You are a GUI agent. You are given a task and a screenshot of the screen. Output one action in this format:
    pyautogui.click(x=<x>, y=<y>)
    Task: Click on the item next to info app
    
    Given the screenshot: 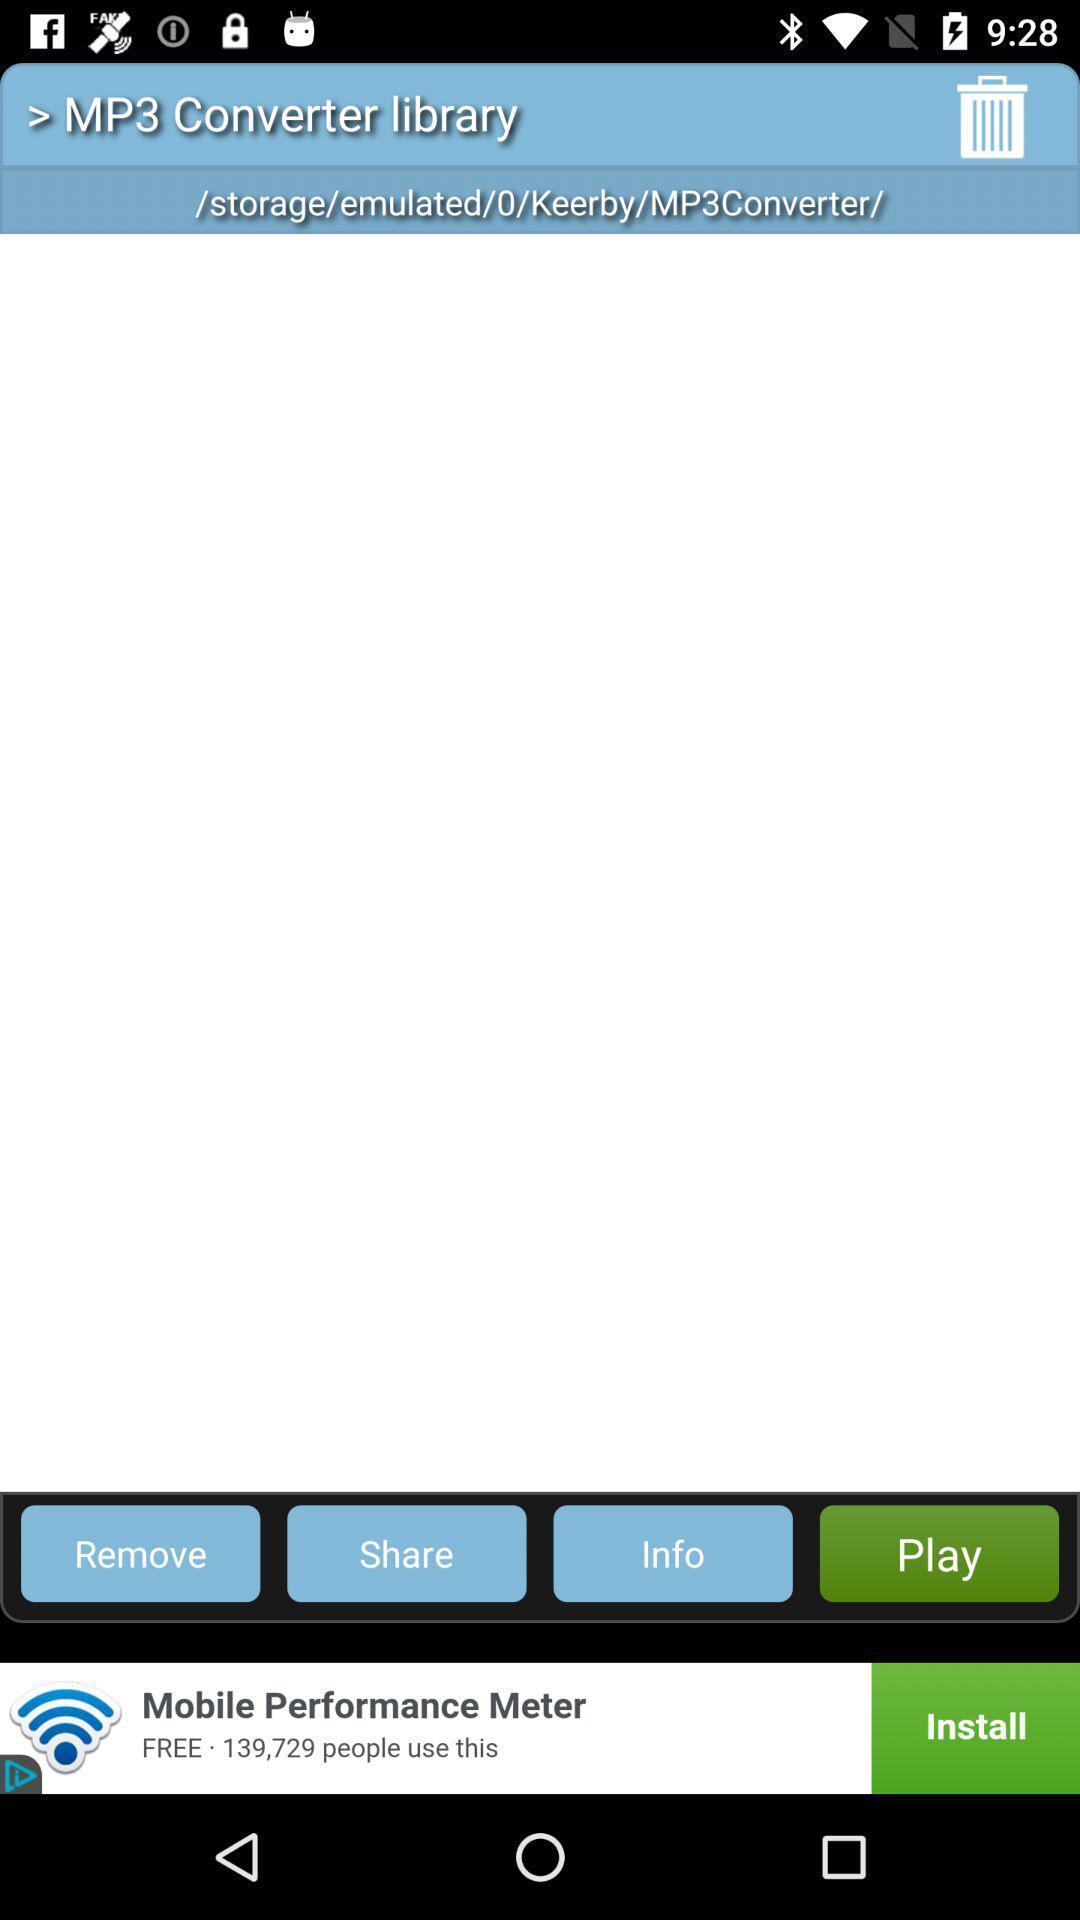 What is the action you would take?
    pyautogui.click(x=405, y=1552)
    